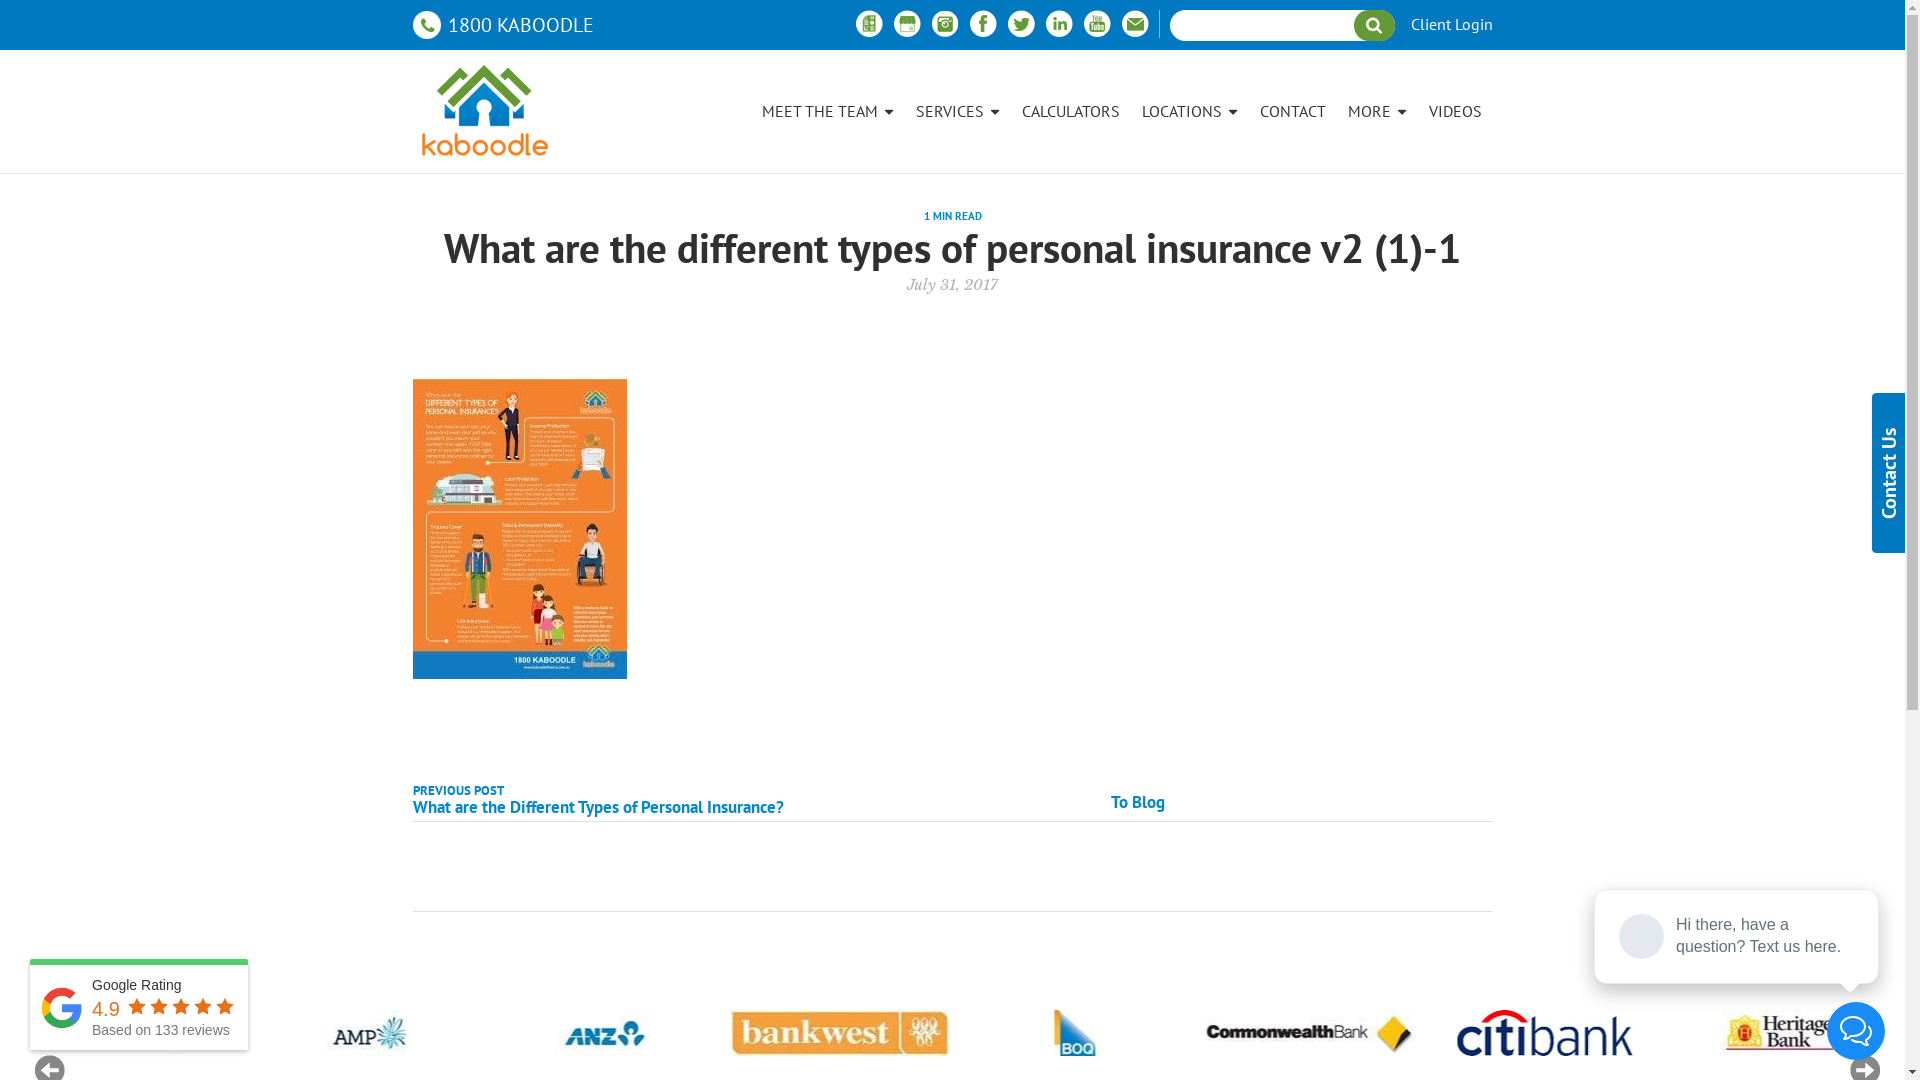 Image resolution: width=1920 pixels, height=1080 pixels. I want to click on 'Free property report', so click(868, 23).